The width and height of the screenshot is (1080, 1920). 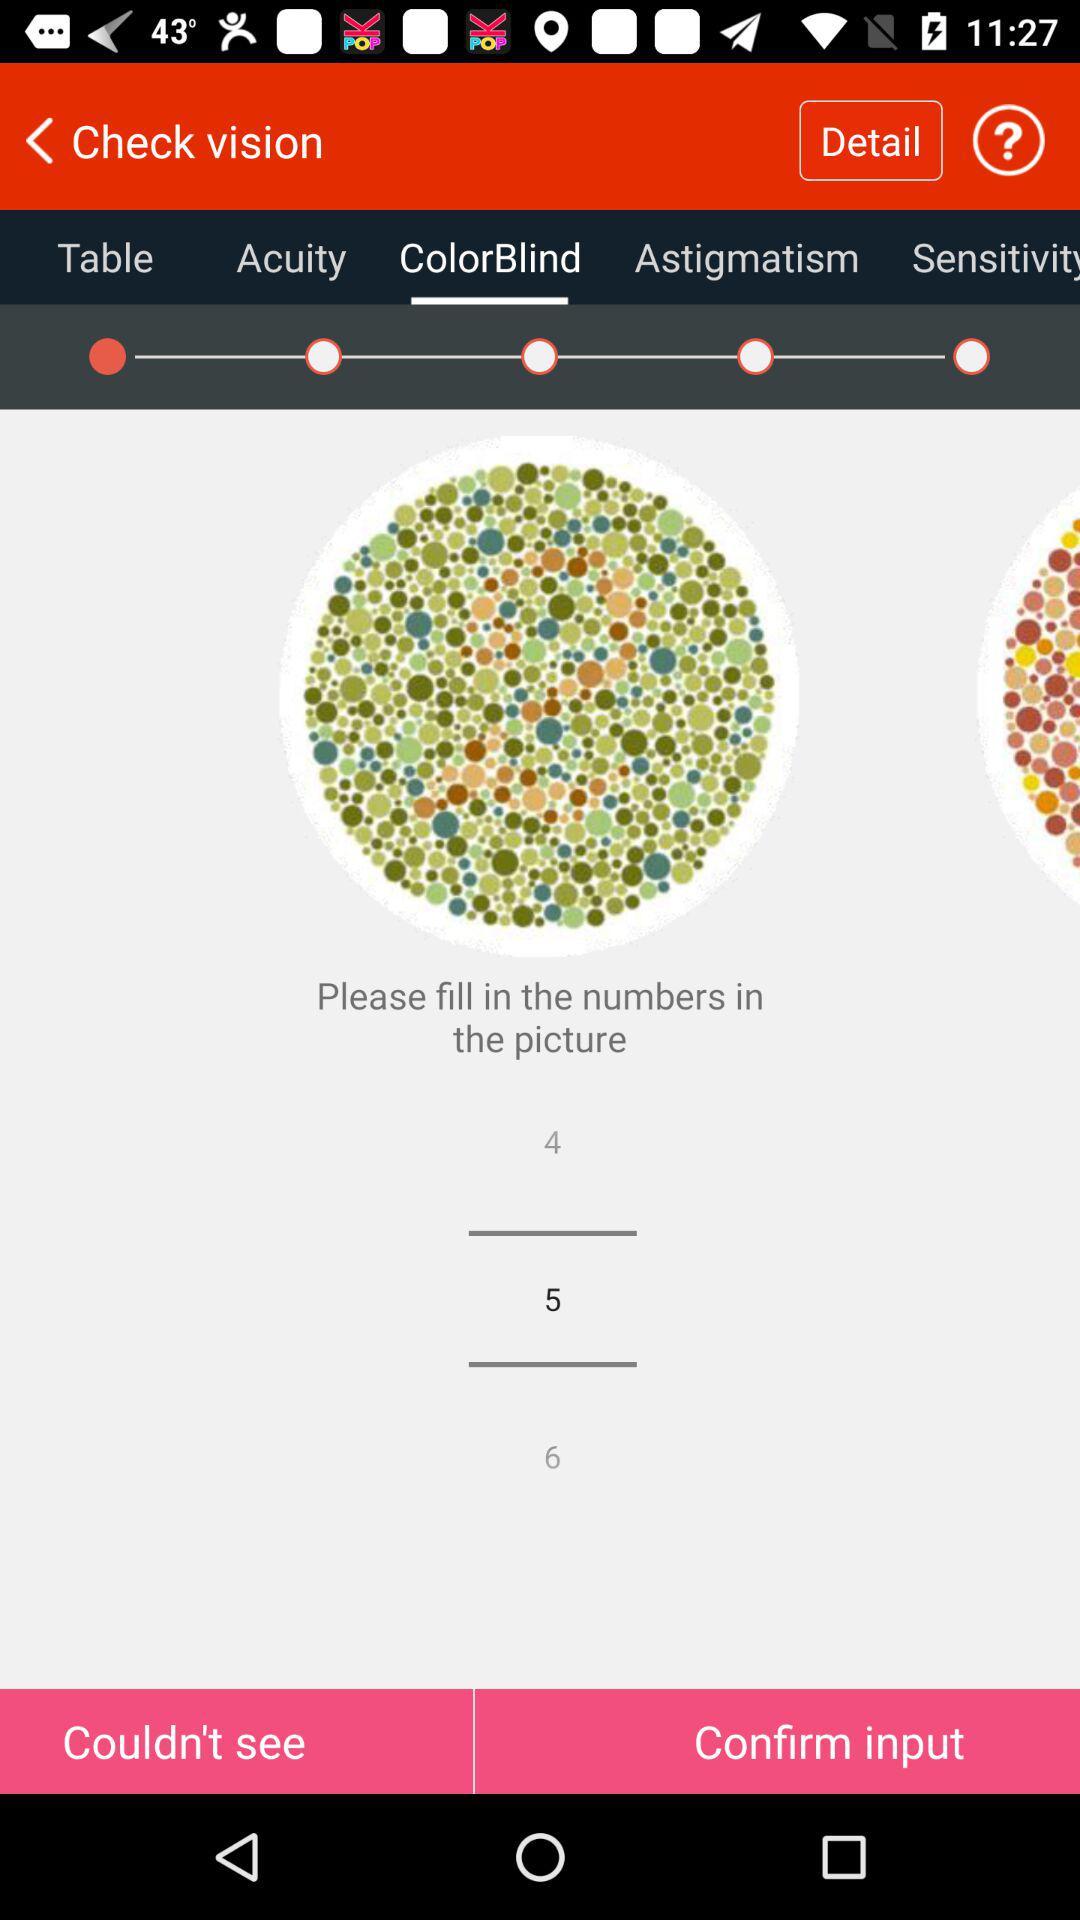 I want to click on find out more, so click(x=1008, y=139).